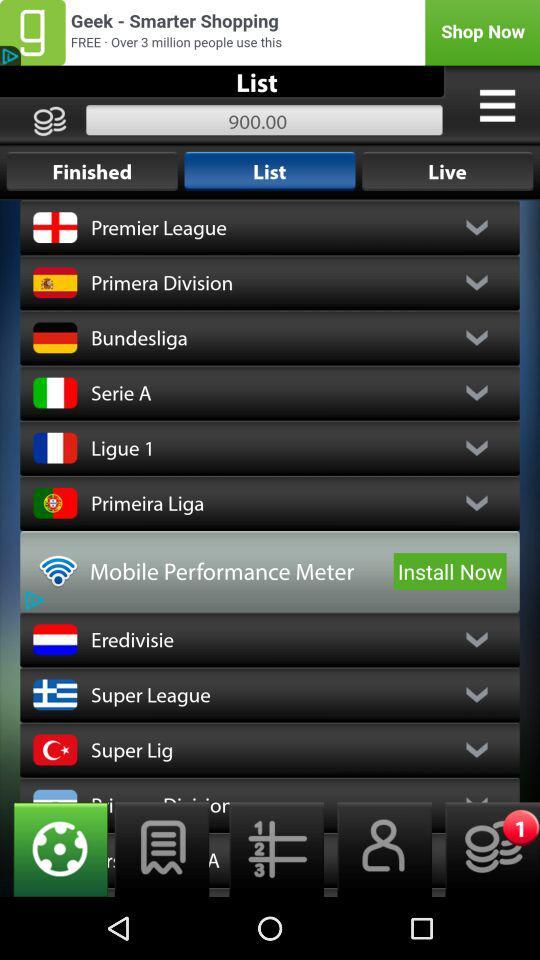 The height and width of the screenshot is (960, 540). I want to click on the icon to the left of install now, so click(238, 571).